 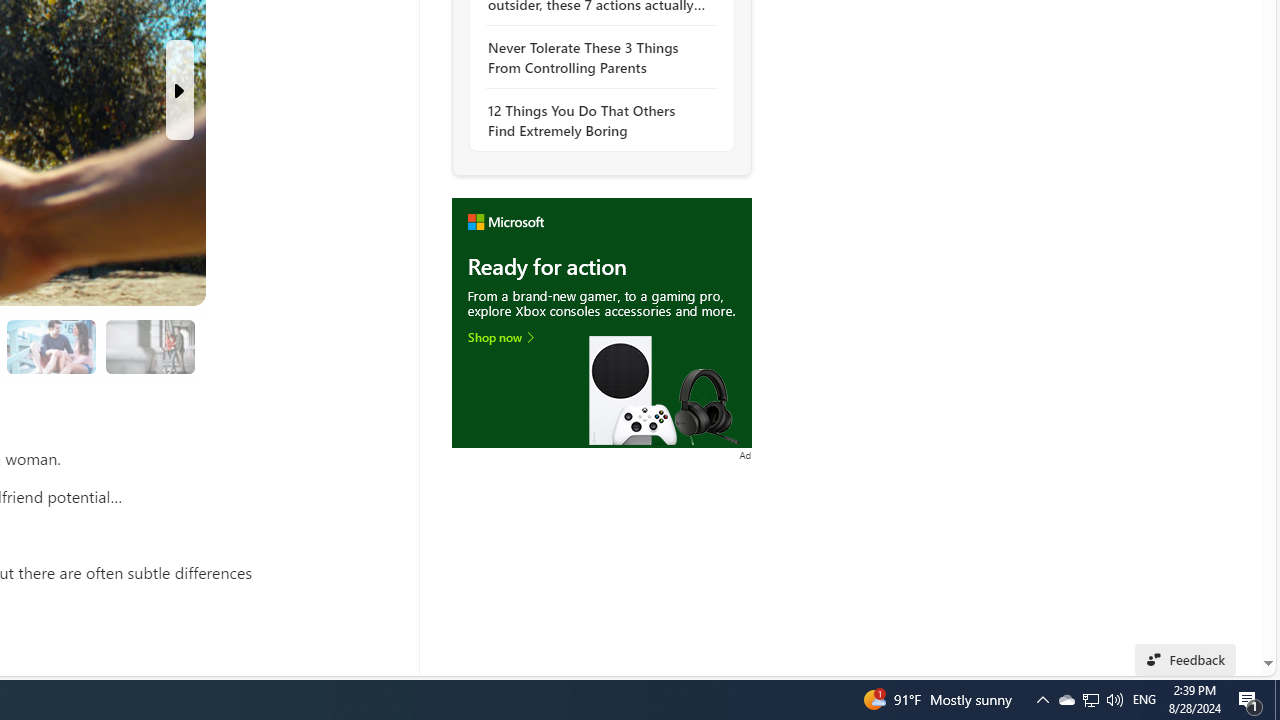 I want to click on 'Next Slide', so click(x=179, y=90).